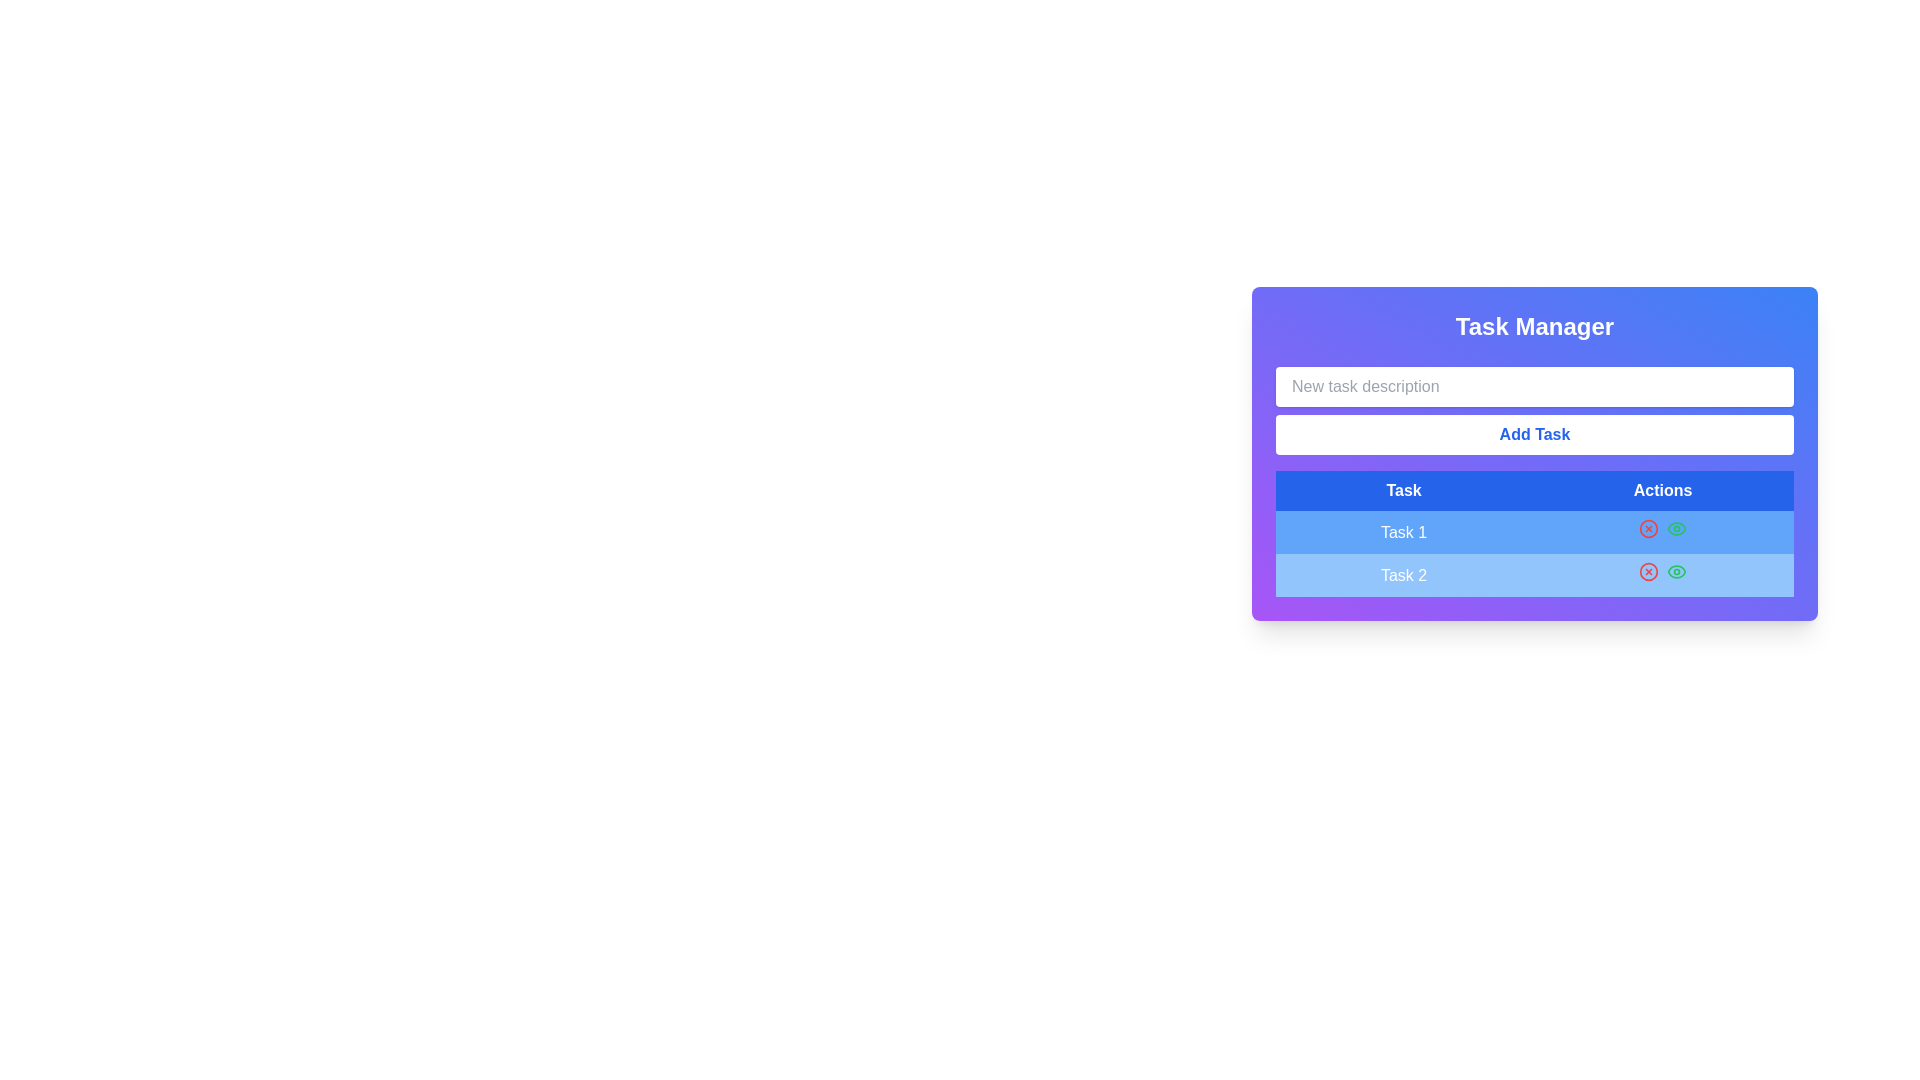 The width and height of the screenshot is (1920, 1080). I want to click on the green eye icon in the 'Actions' column under 'Task 1' to toggle visibility or preview, so click(1677, 571).